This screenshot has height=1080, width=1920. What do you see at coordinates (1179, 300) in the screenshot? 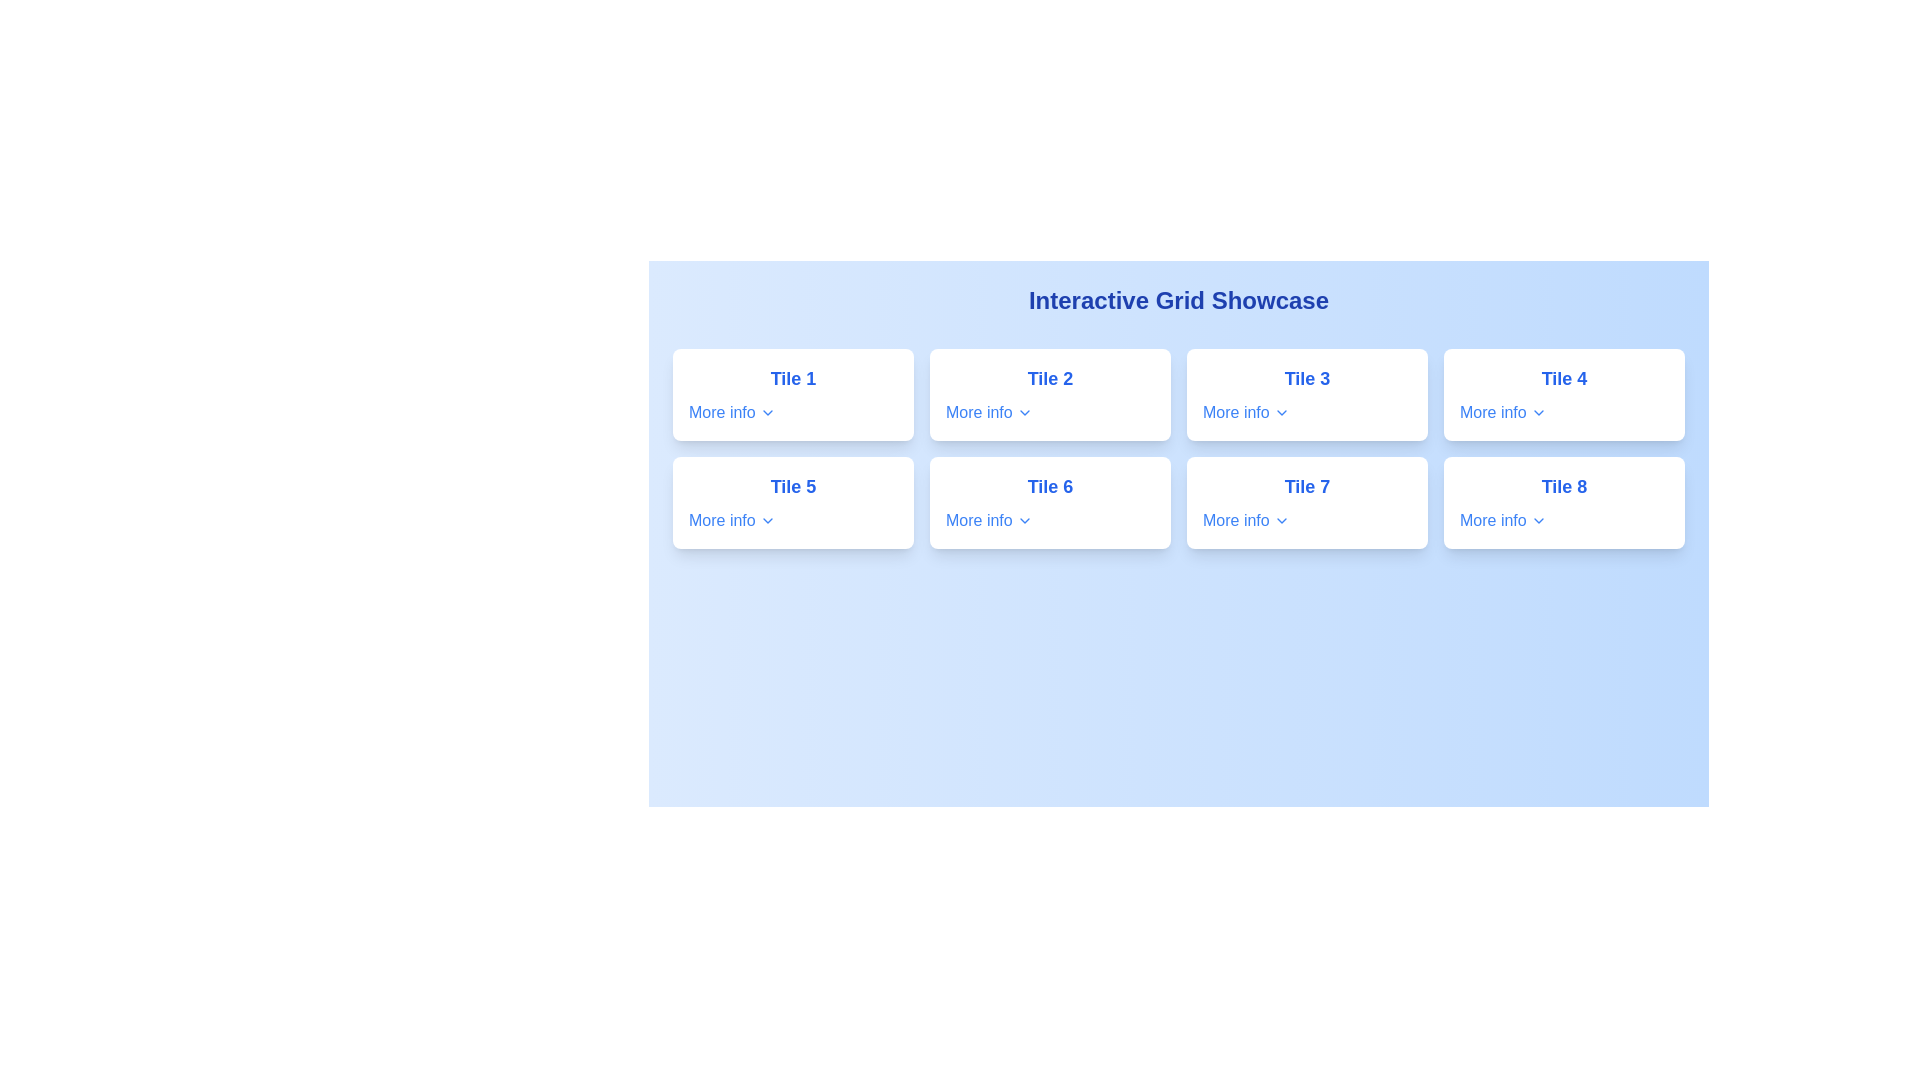
I see `the text of the header label located at the top center of the interactive grid section, which is distinct and identifiable as the only header element` at bounding box center [1179, 300].